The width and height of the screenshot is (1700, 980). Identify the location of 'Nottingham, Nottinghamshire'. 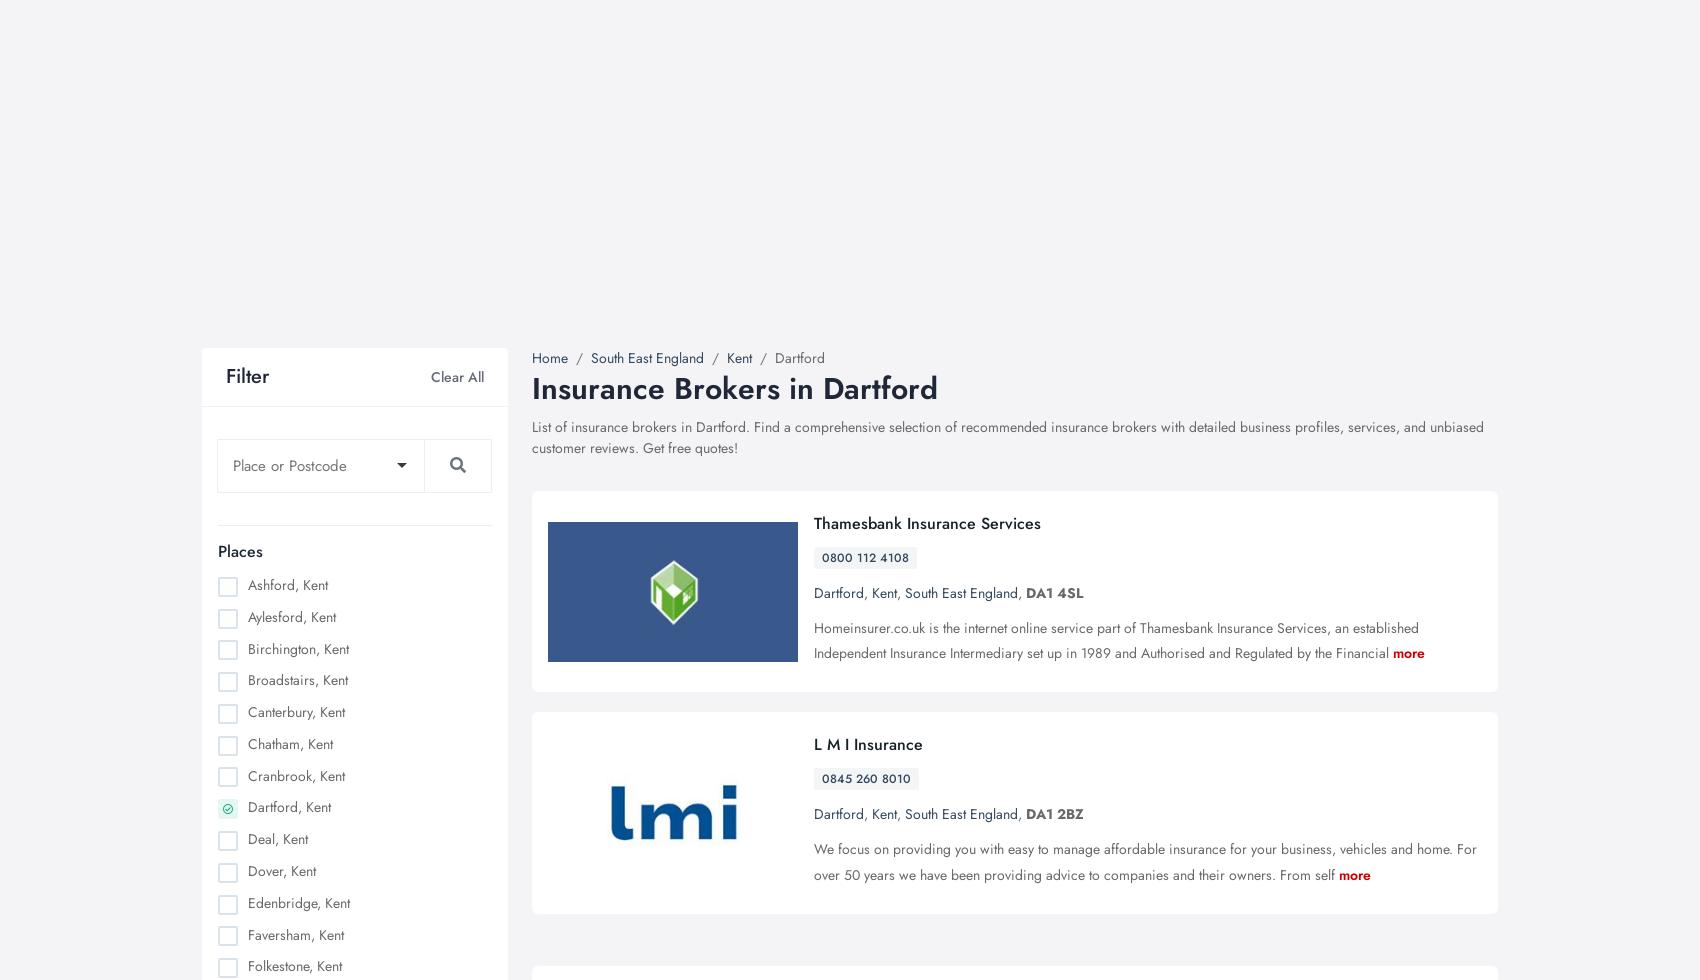
(334, 672).